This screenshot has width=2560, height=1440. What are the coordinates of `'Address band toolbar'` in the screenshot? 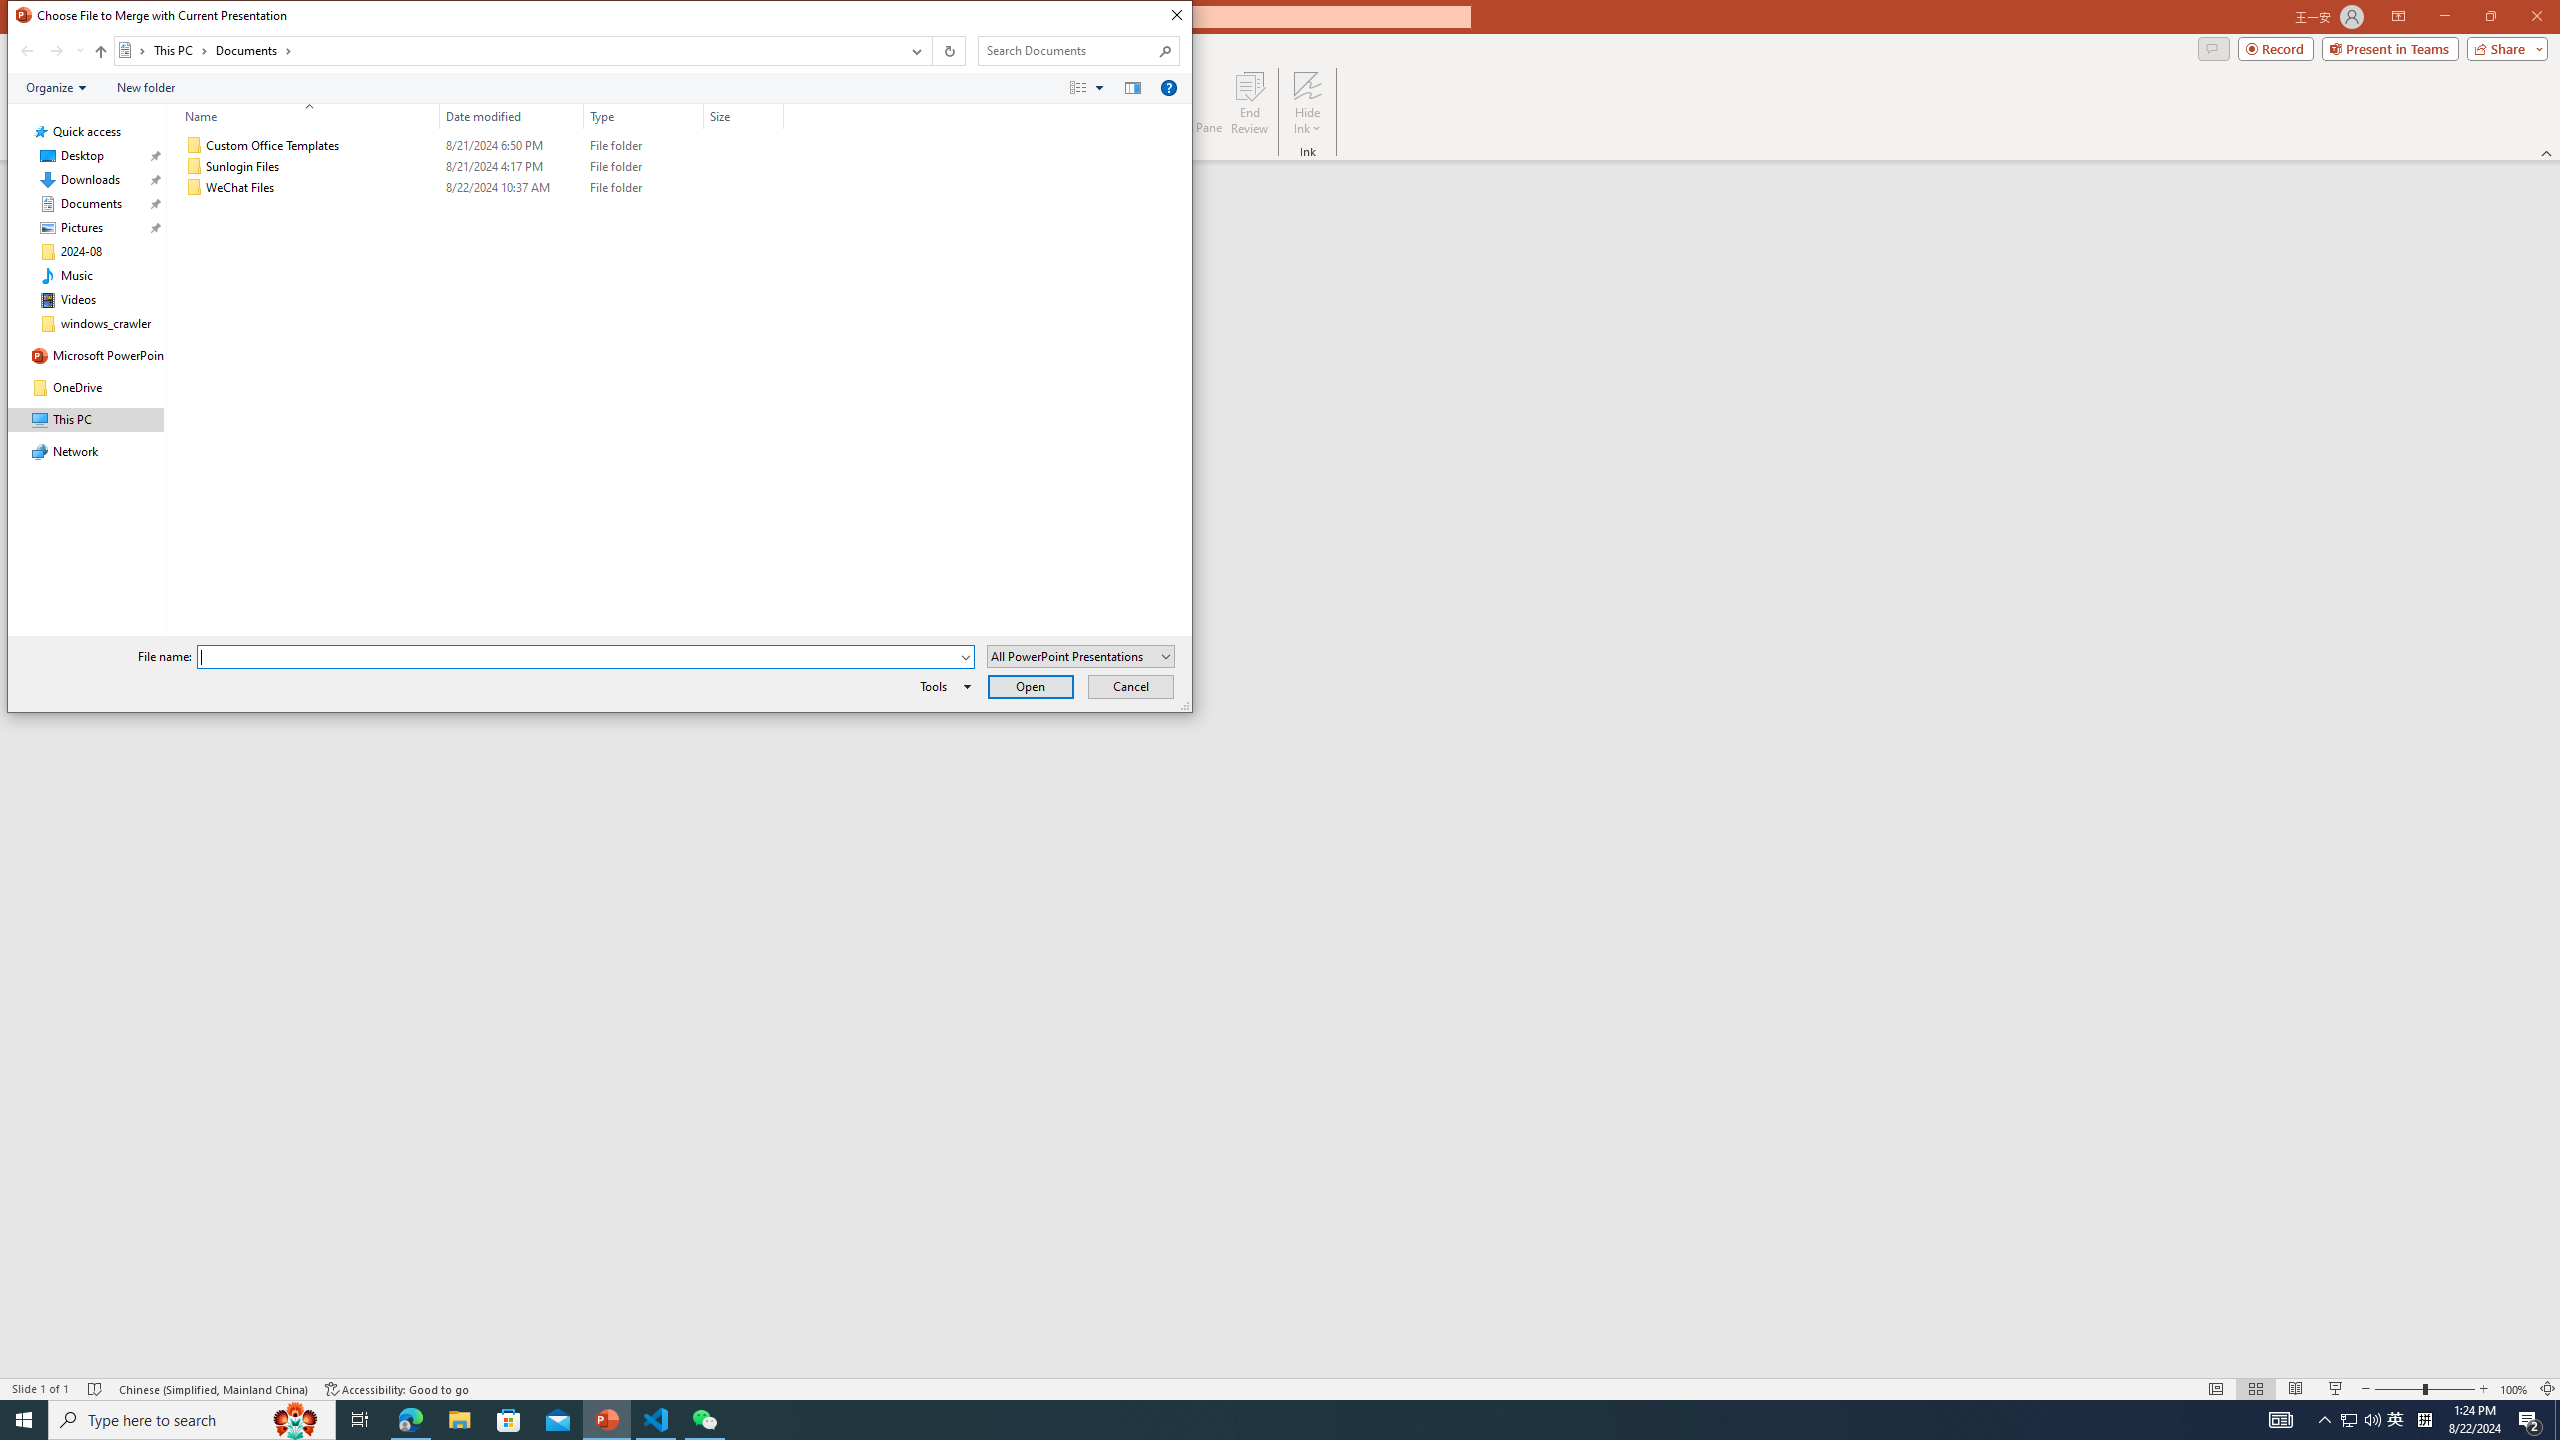 It's located at (930, 50).